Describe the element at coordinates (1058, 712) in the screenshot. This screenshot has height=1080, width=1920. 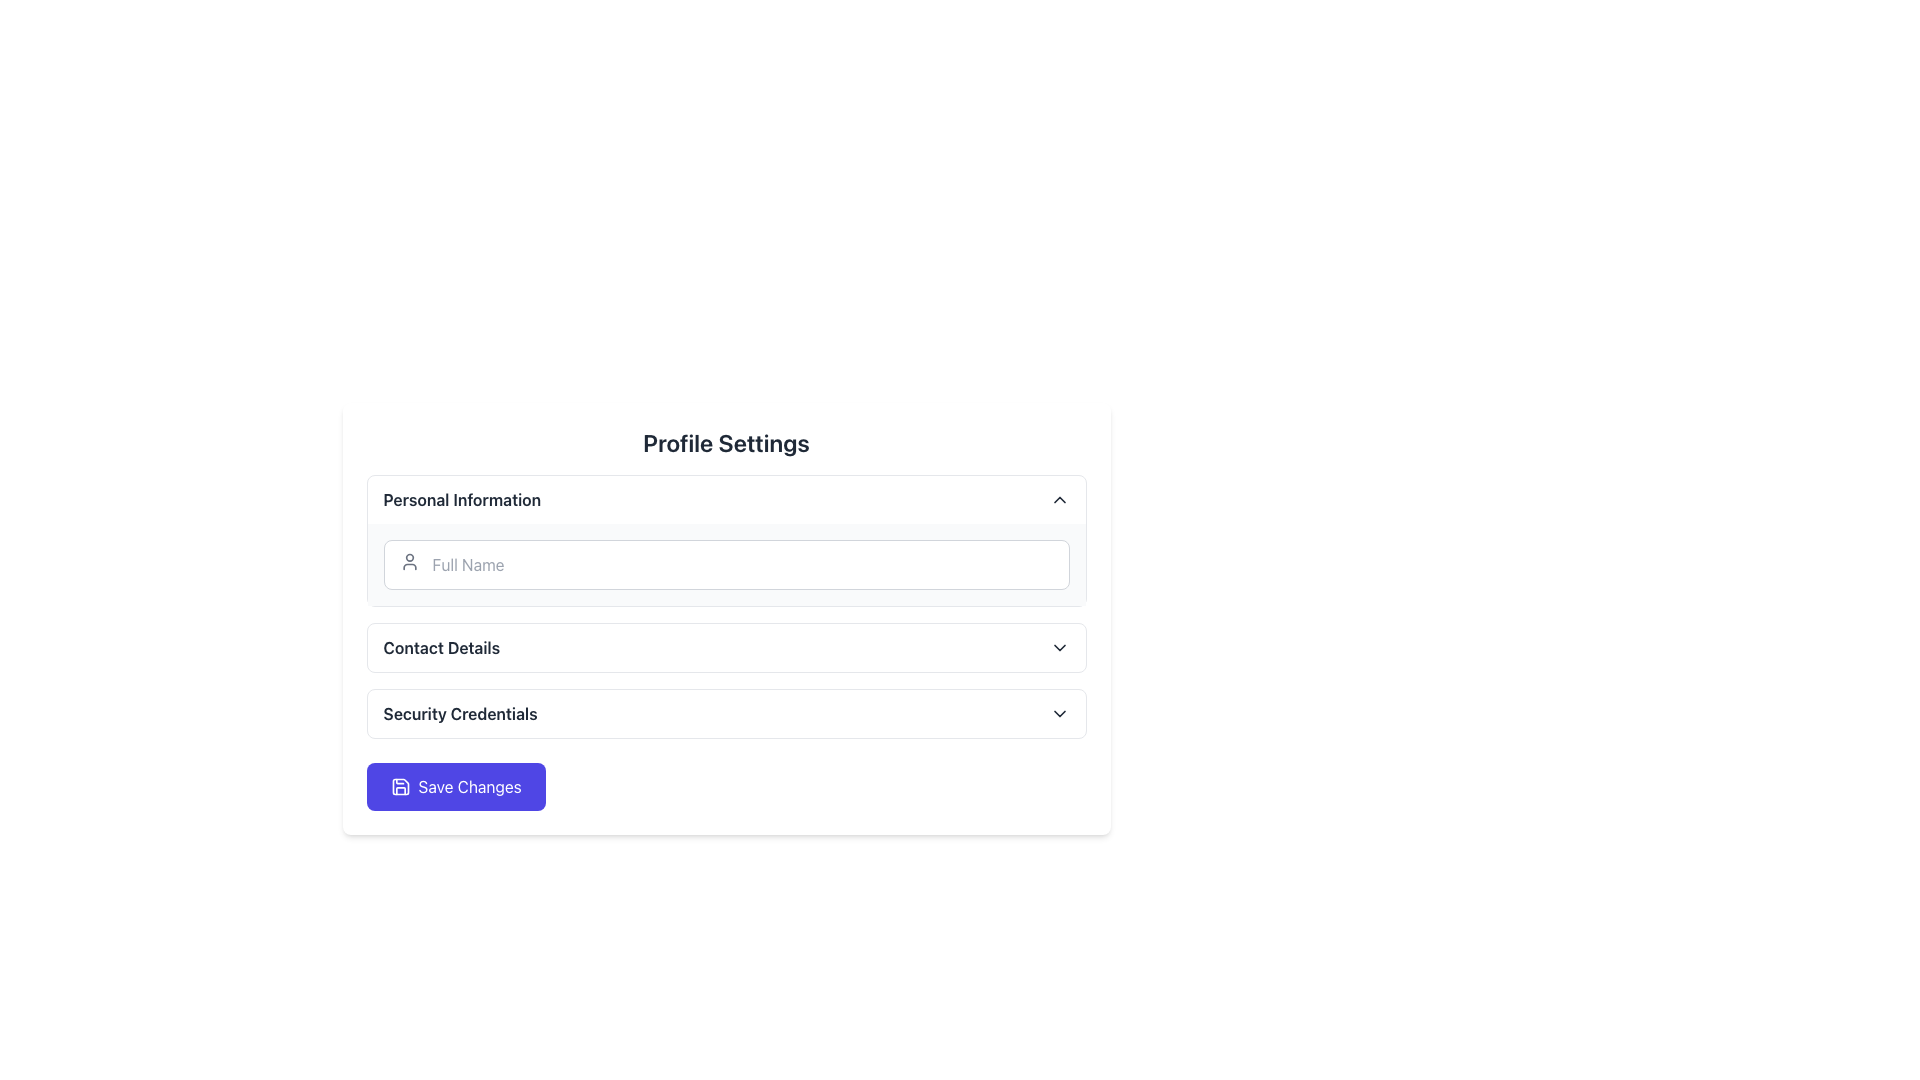
I see `the downward chevron arrow icon on the right side of the 'Security Credentials' row` at that location.